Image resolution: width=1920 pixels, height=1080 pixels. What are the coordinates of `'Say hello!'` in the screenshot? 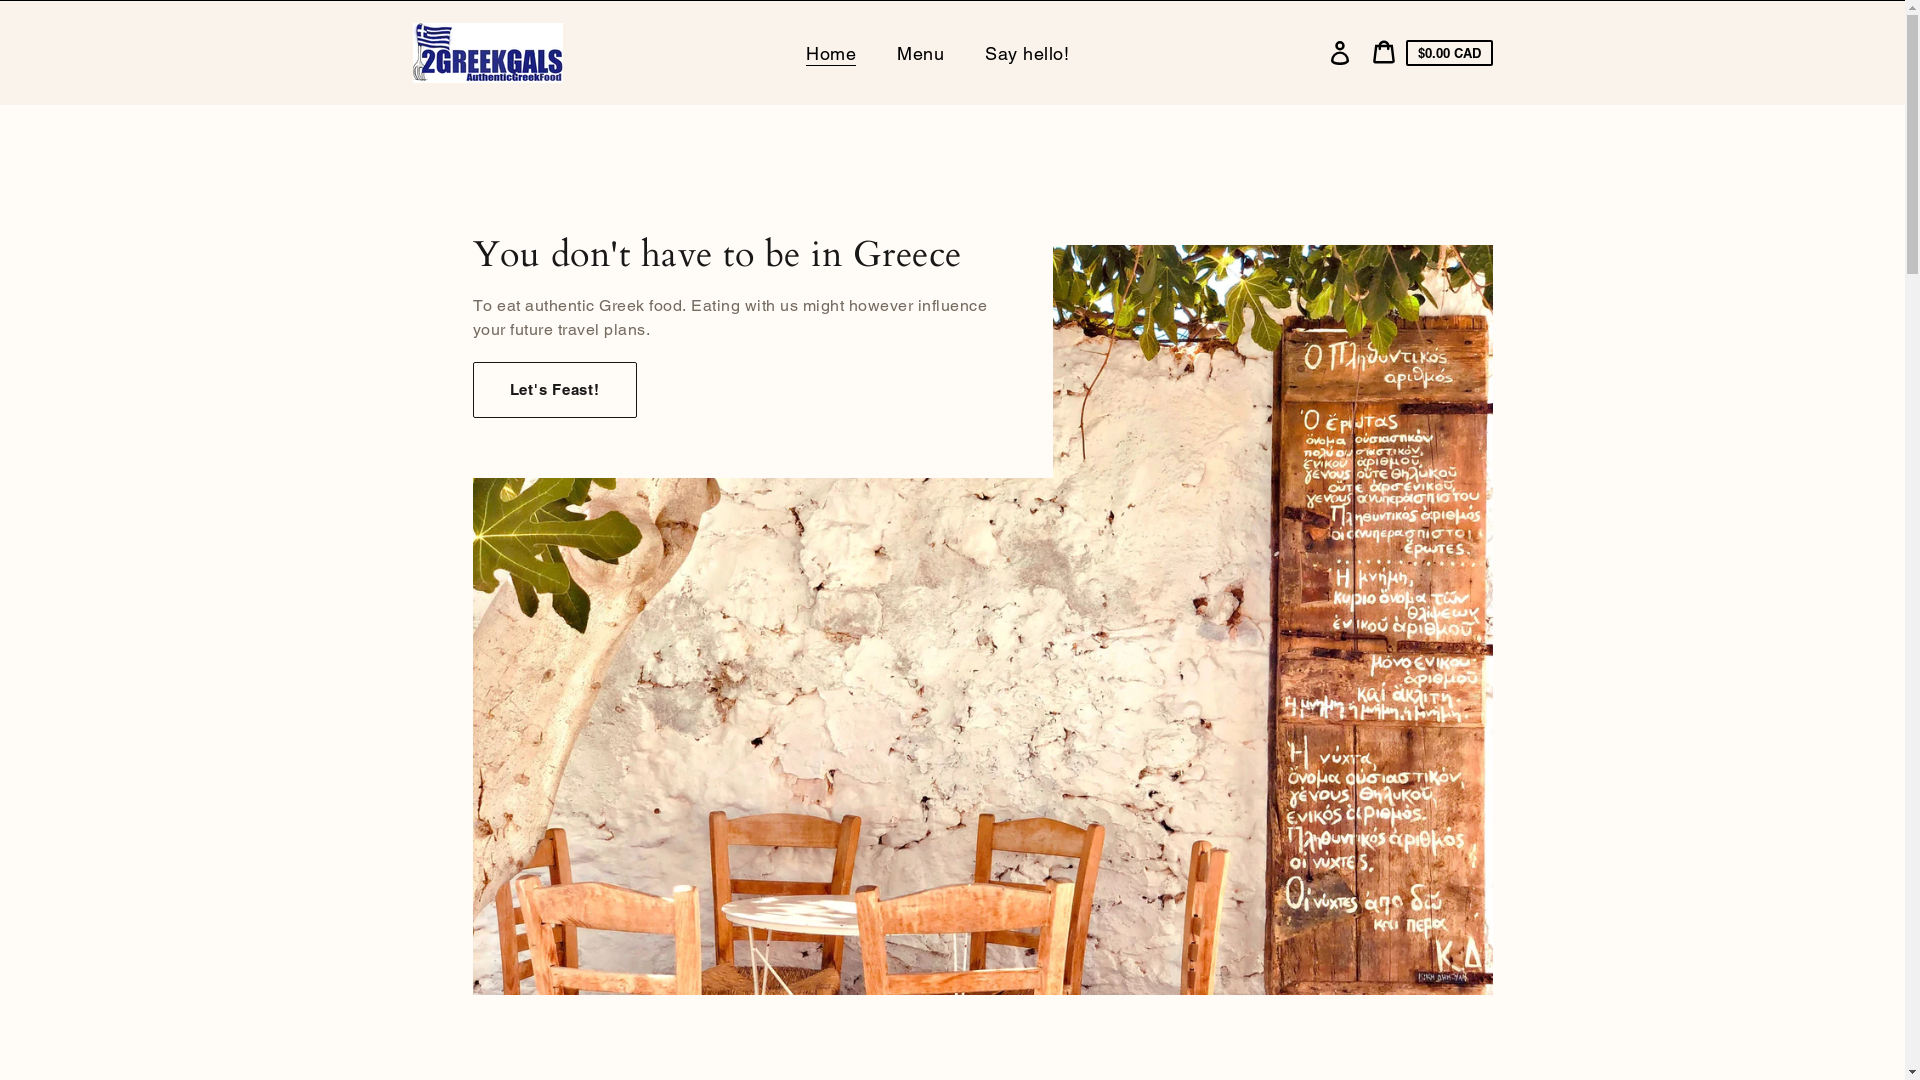 It's located at (1029, 52).